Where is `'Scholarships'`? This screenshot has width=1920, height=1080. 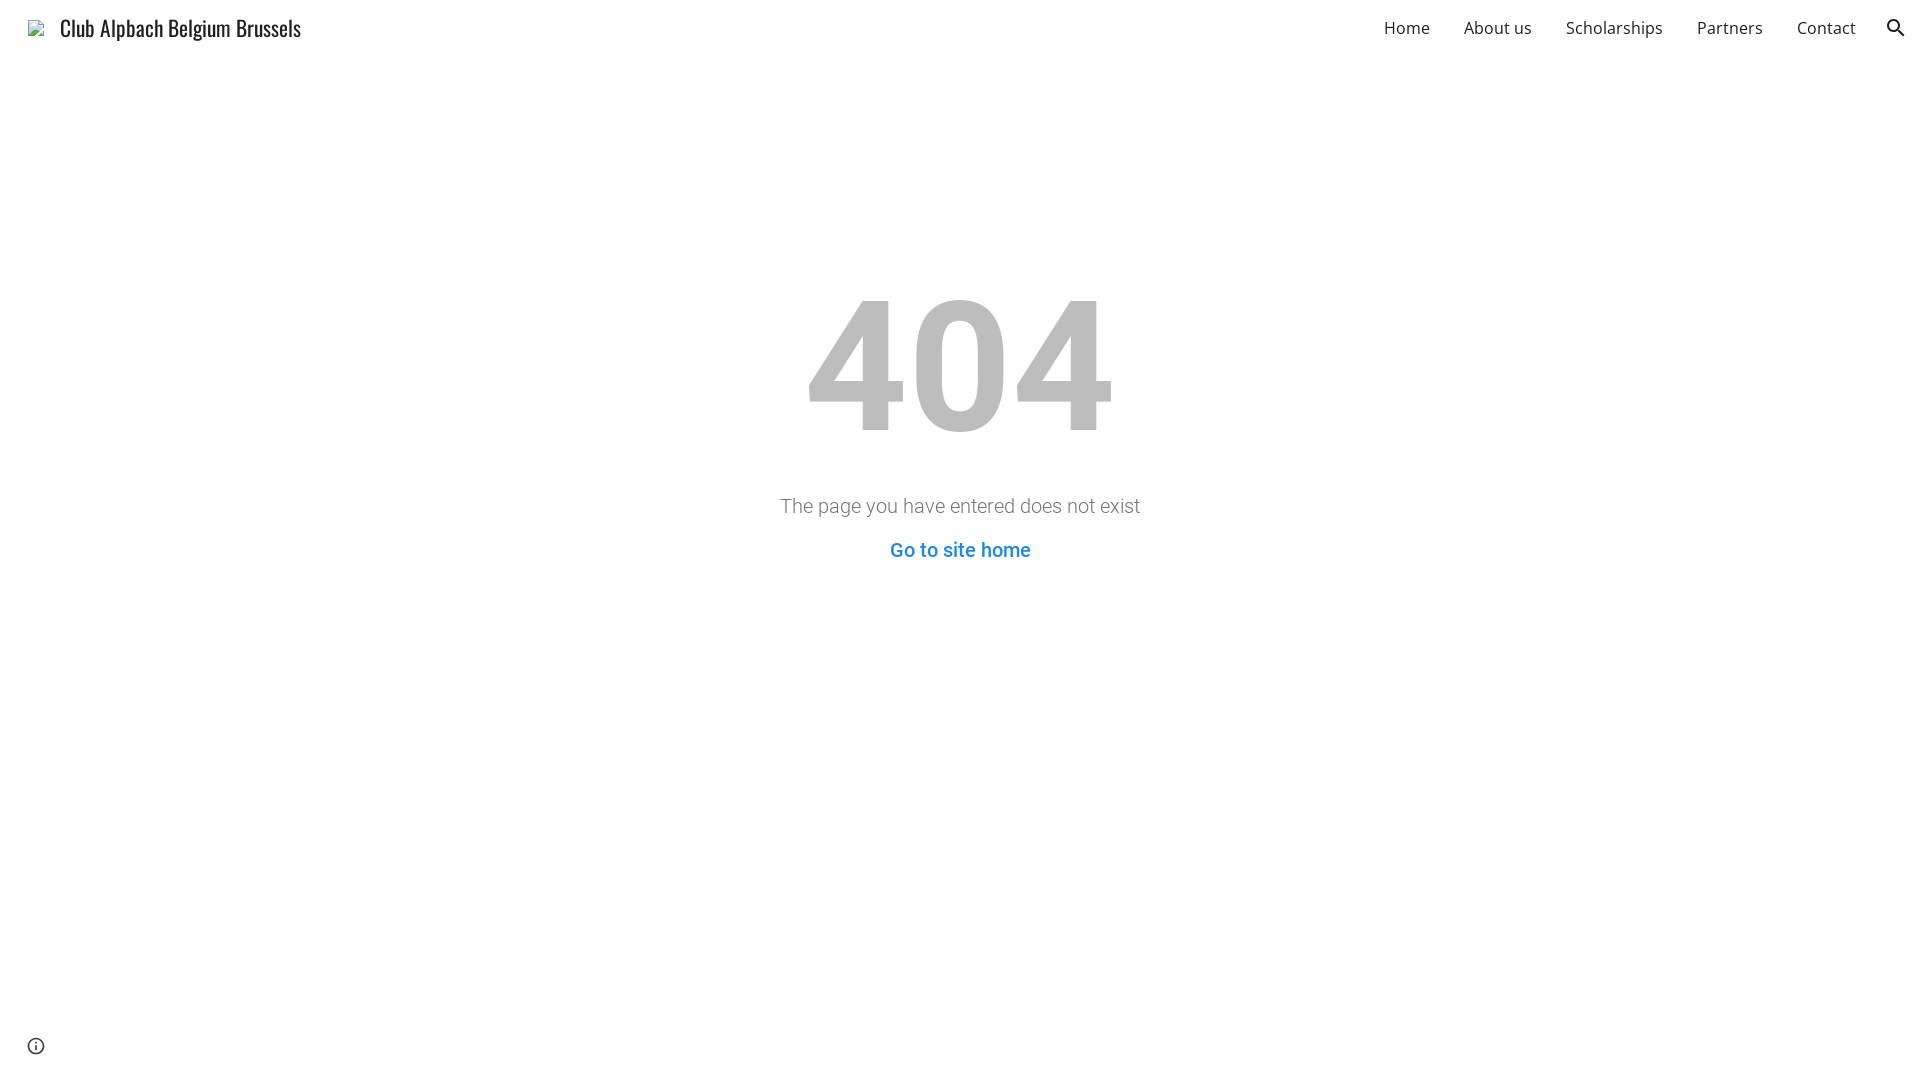
'Scholarships' is located at coordinates (1614, 27).